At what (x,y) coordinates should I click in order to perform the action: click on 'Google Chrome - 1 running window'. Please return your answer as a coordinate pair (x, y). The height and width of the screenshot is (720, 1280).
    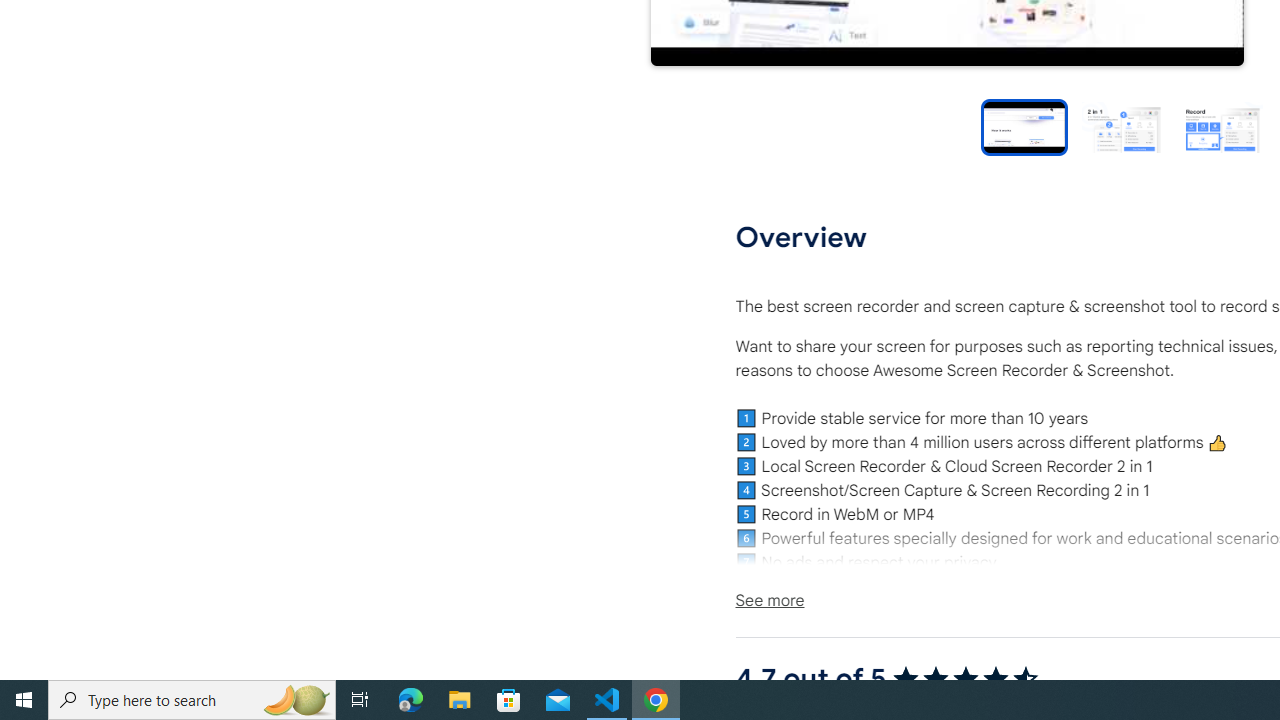
    Looking at the image, I should click on (656, 698).